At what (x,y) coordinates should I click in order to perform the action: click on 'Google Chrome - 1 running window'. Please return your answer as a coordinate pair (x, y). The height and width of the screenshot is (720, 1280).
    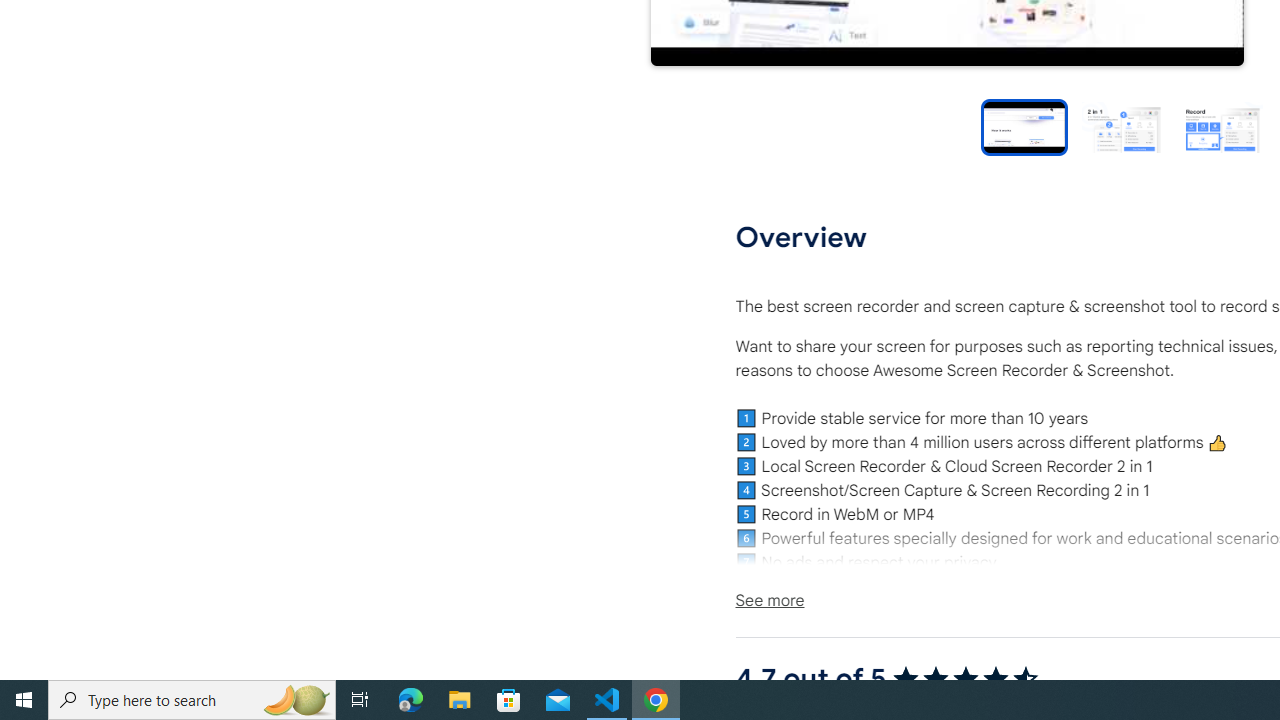
    Looking at the image, I should click on (656, 698).